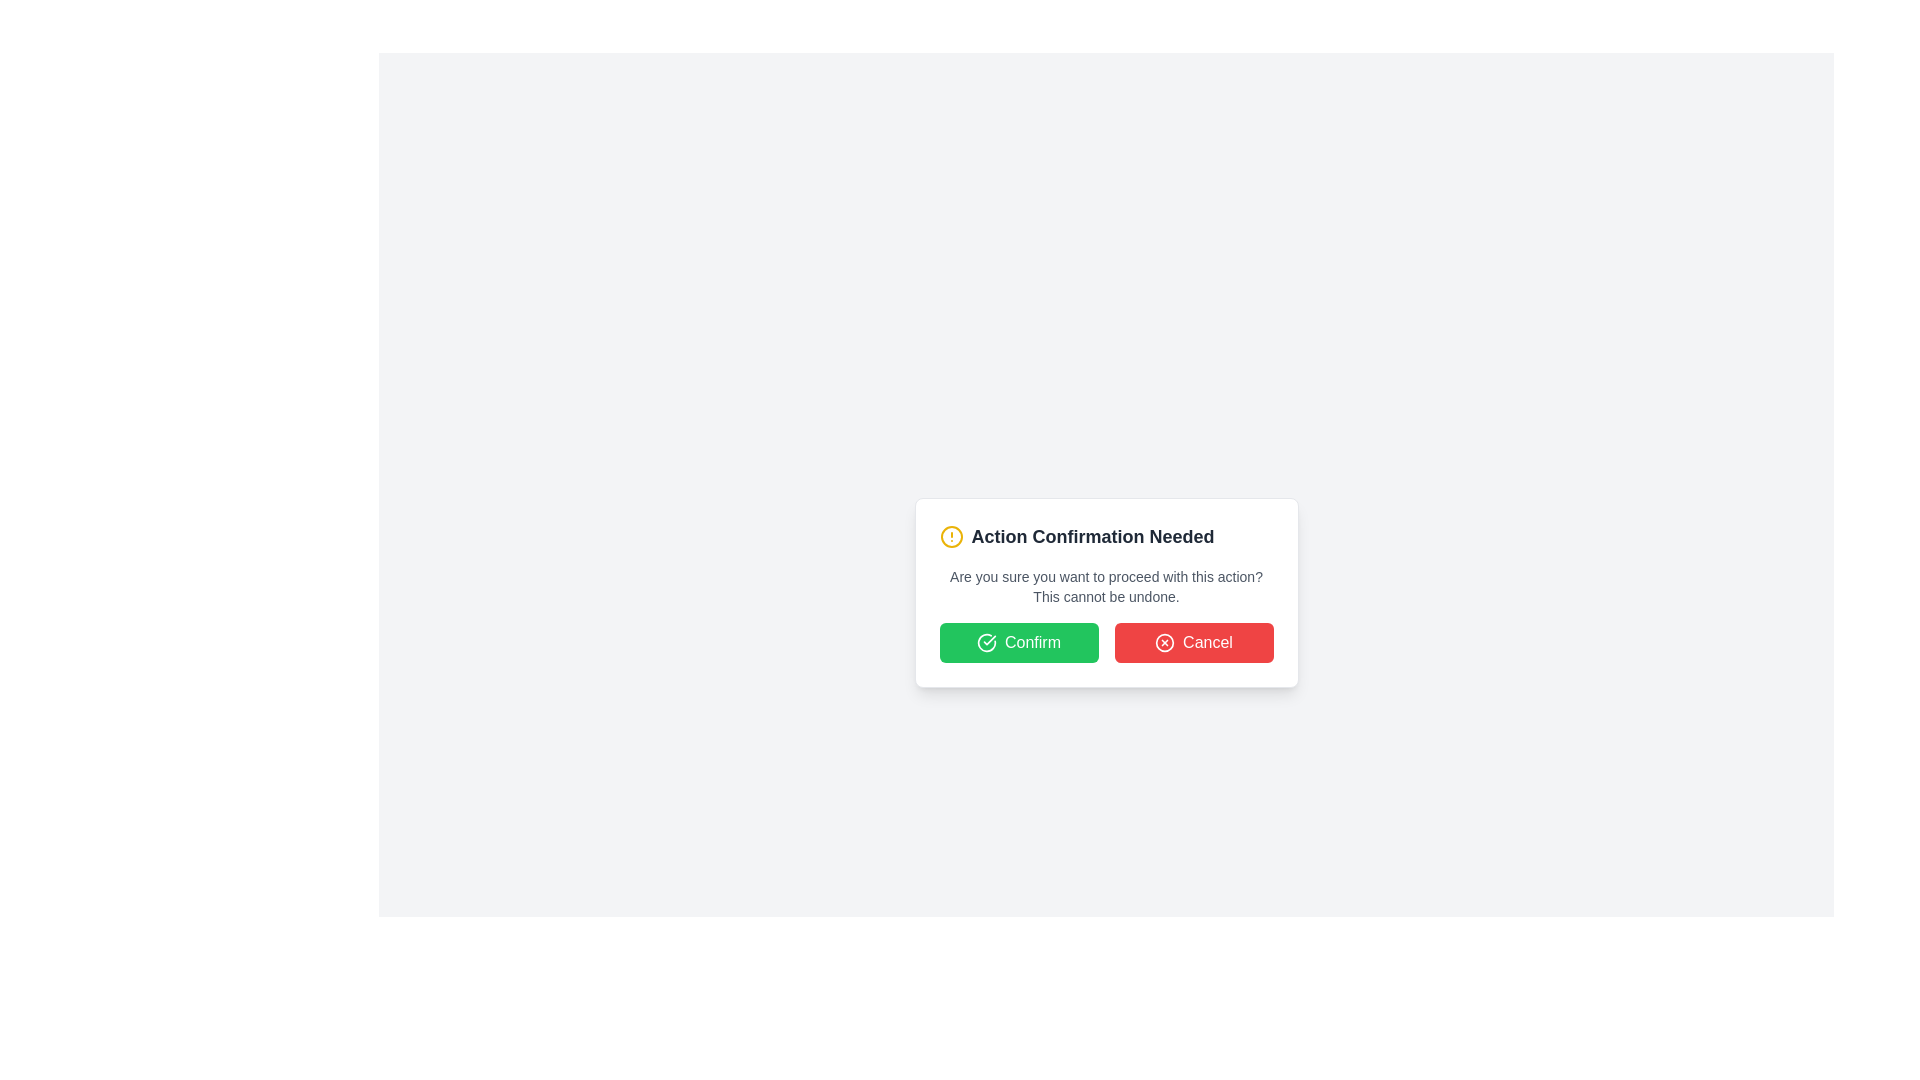  What do you see at coordinates (987, 643) in the screenshot?
I see `the circular icon with a checkmark located in the bottom right area of the confirmation dialog box, next to the 'Confirm' button` at bounding box center [987, 643].